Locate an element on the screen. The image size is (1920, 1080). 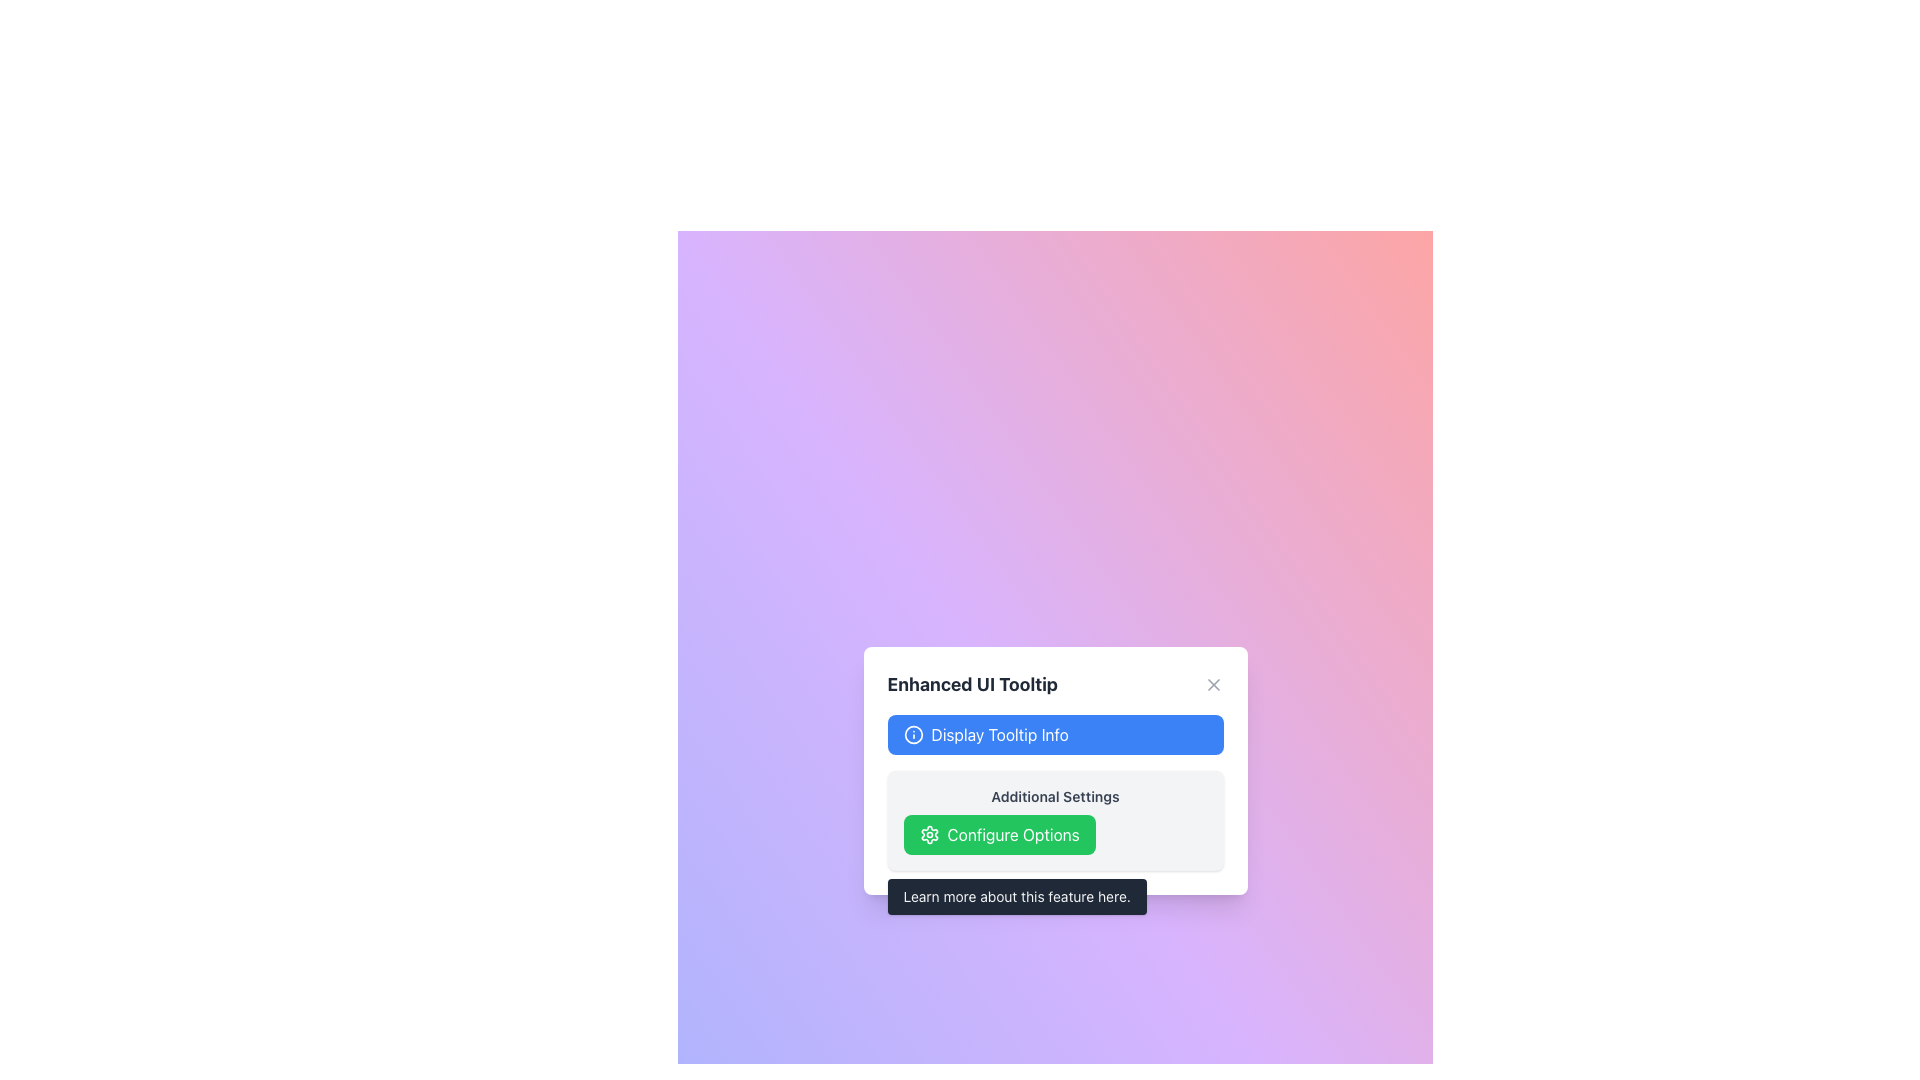
the gear-shaped icon with a circular center, which is the first visual component of the button labeled 'Configure Options' located beneath the 'Additional Settings' section in the popup window is located at coordinates (928, 834).